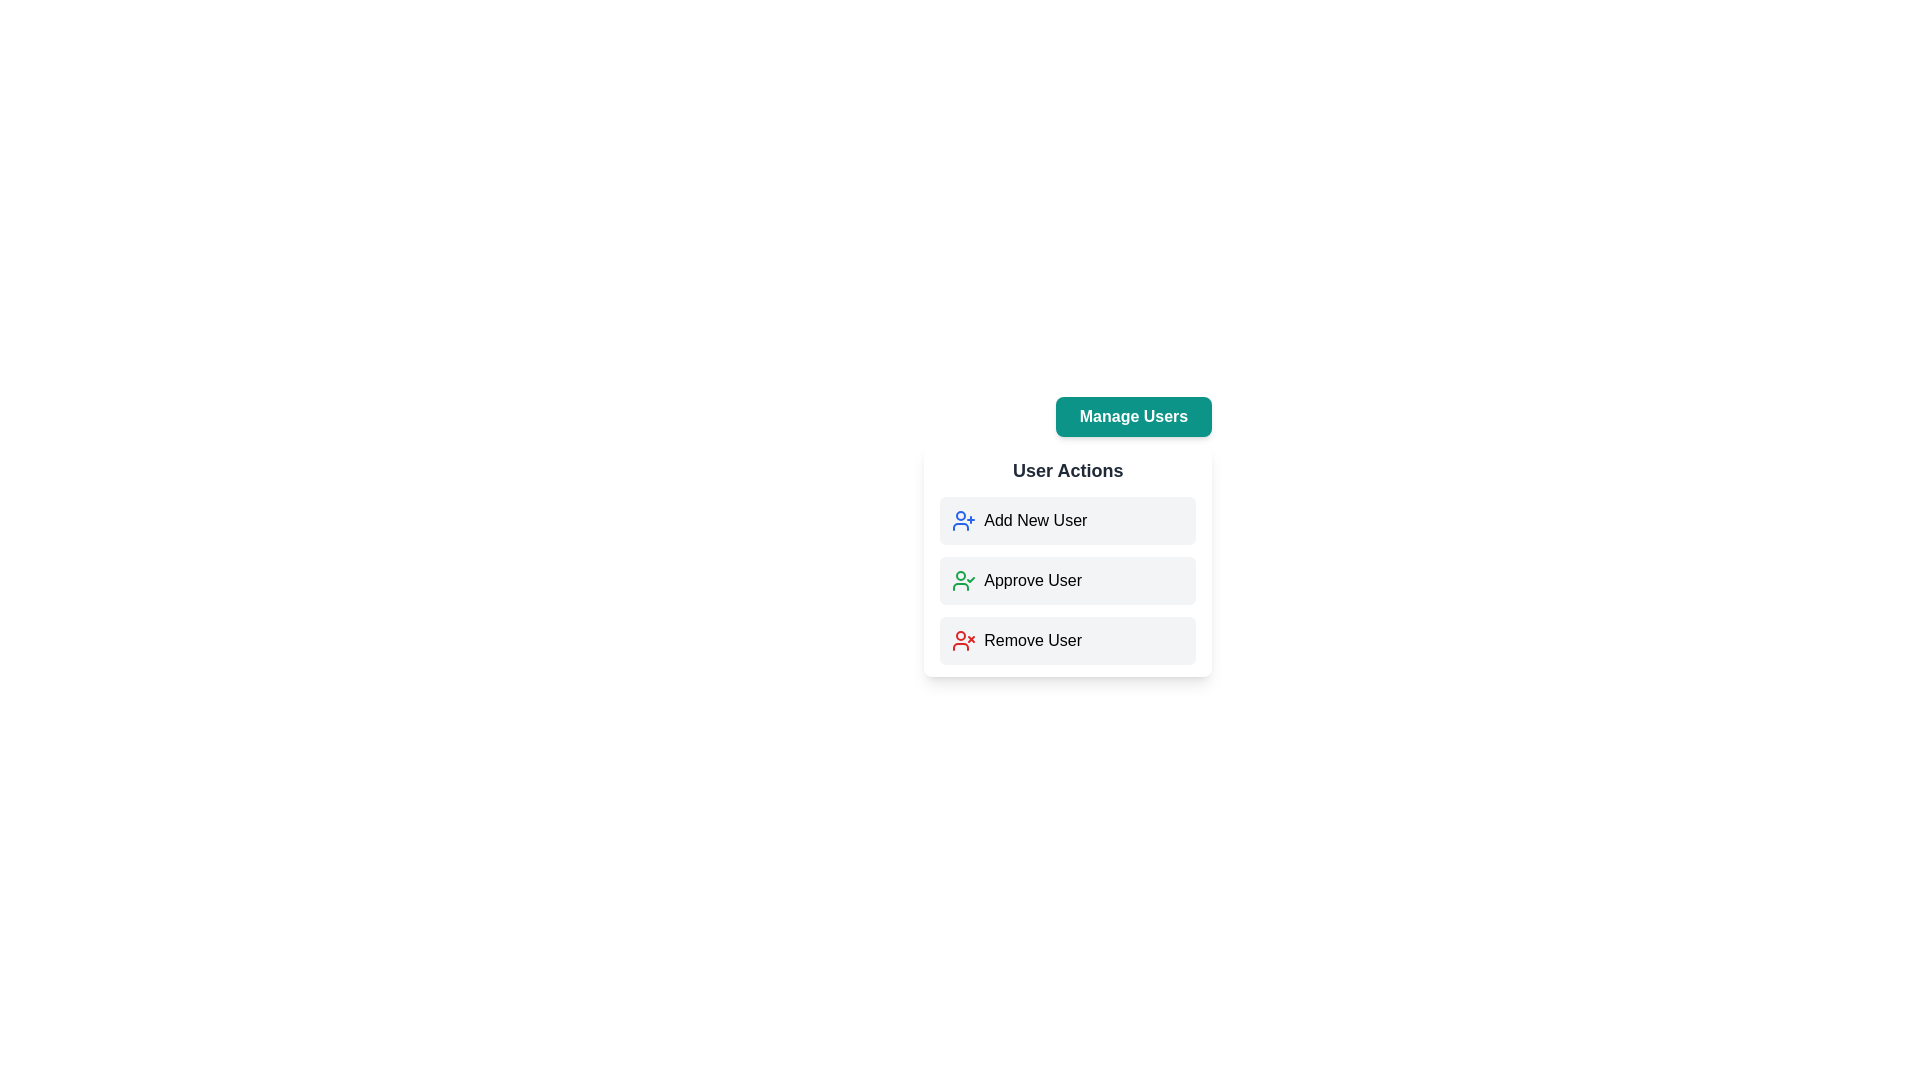 The width and height of the screenshot is (1920, 1080). Describe the element at coordinates (1033, 581) in the screenshot. I see `text label 'Approve User' which is located in the center of the second row of user action options, directly below the 'Add New User' row` at that location.